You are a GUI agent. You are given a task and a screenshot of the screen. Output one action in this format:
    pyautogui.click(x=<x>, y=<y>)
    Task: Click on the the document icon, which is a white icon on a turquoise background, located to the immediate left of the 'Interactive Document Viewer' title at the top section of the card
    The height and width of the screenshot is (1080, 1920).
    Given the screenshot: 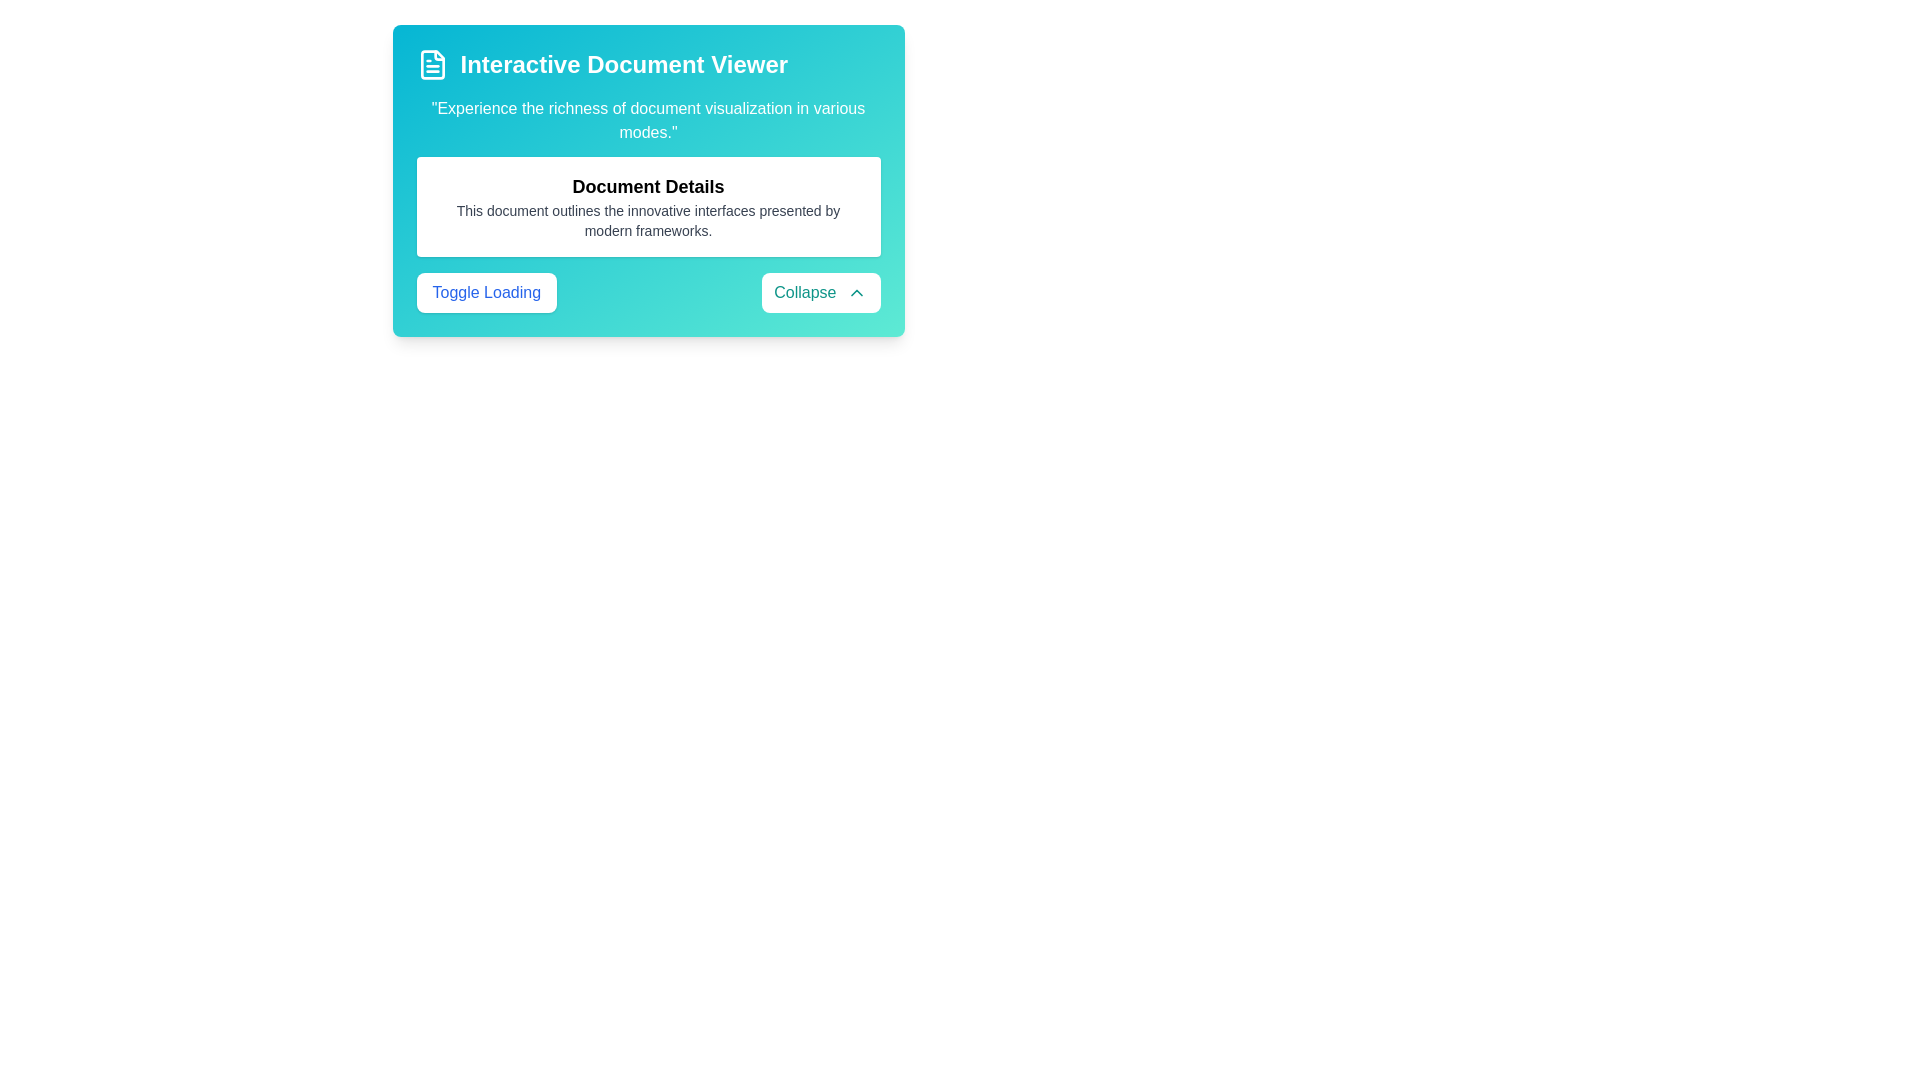 What is the action you would take?
    pyautogui.click(x=431, y=64)
    